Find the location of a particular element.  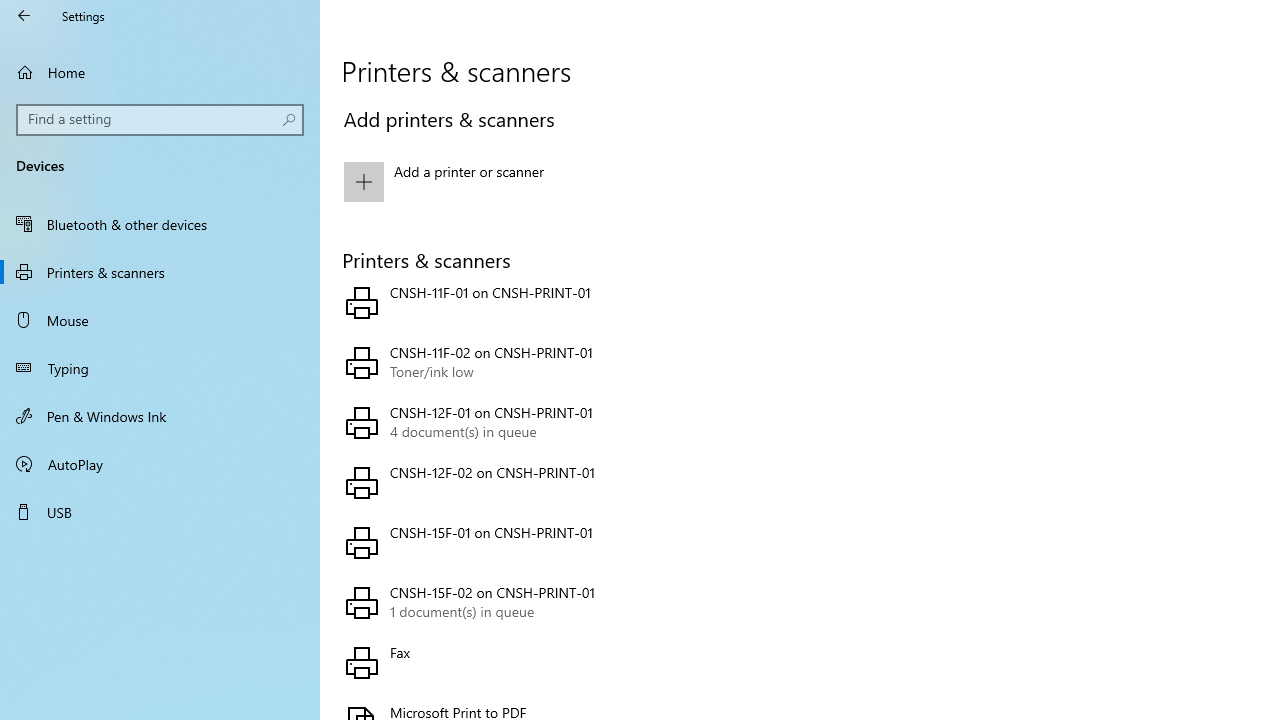

'Printers & scanners' is located at coordinates (160, 271).